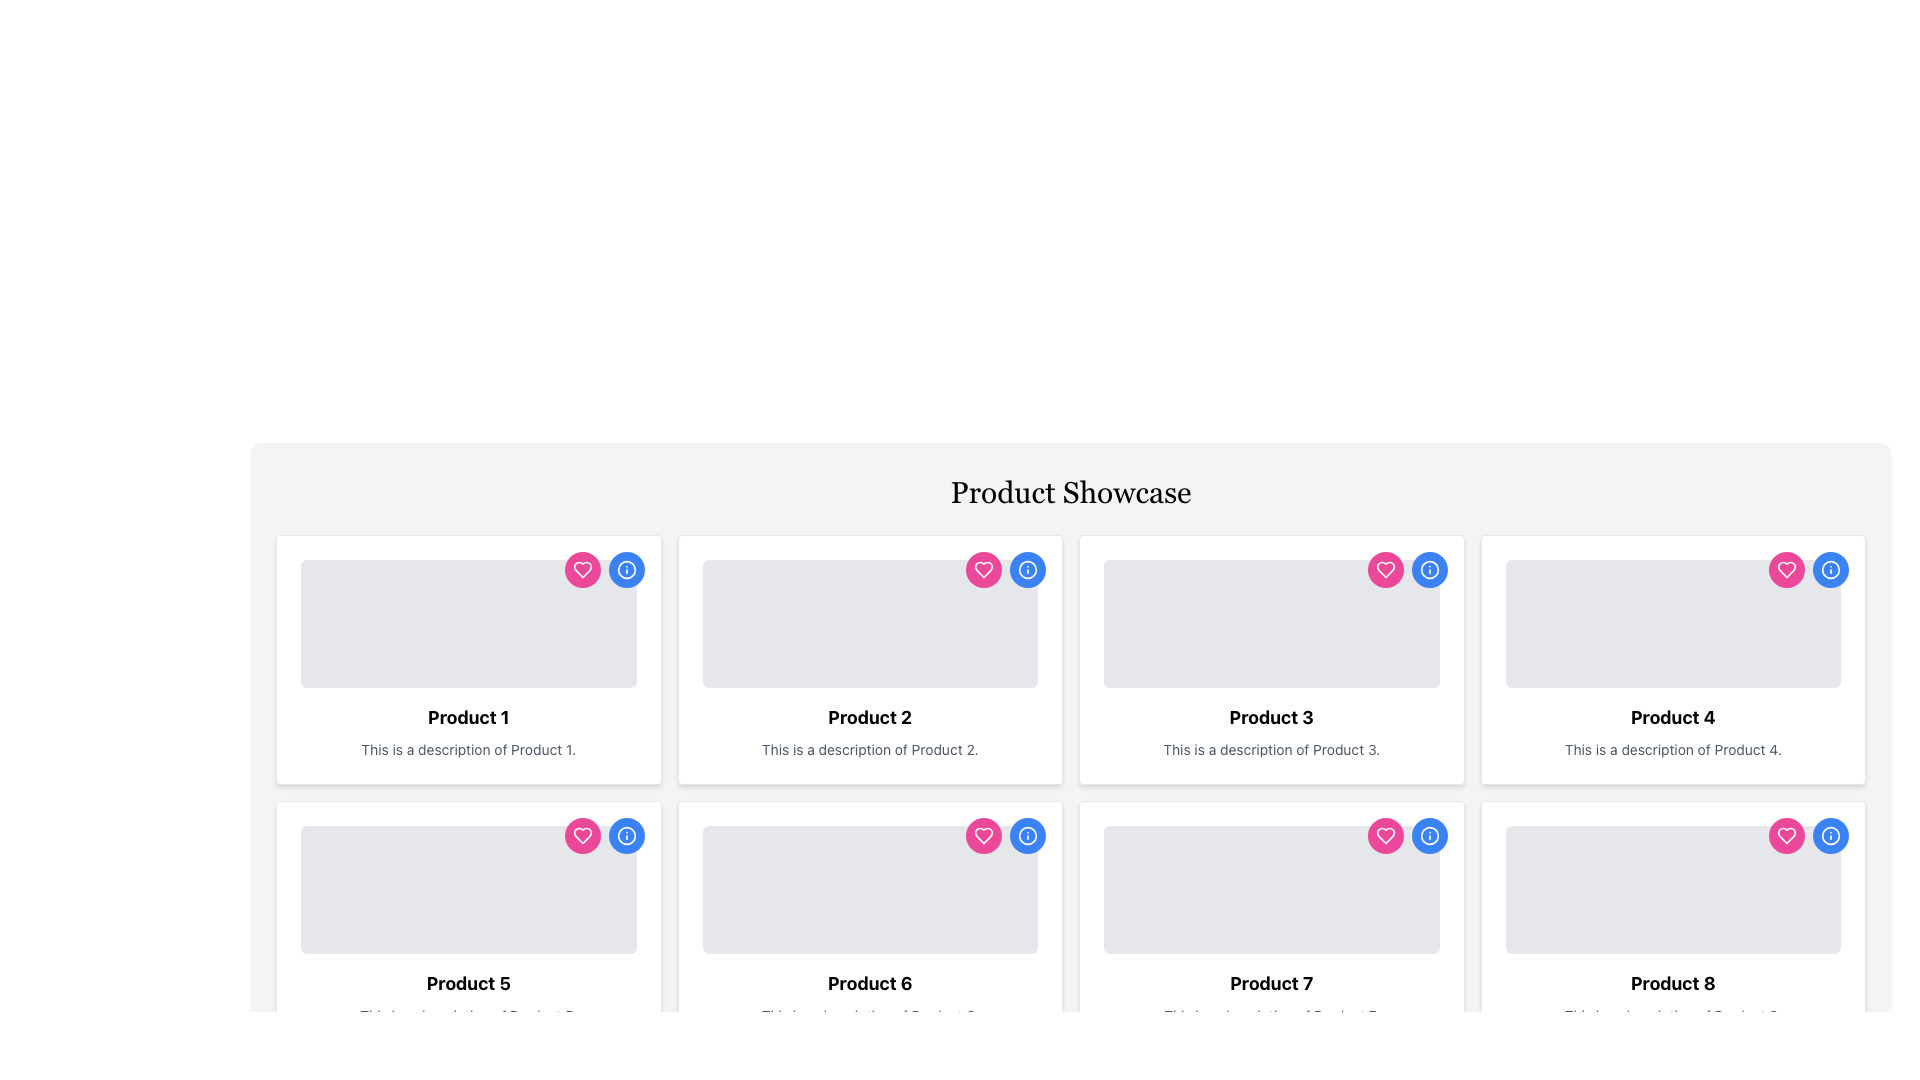 The image size is (1920, 1080). Describe the element at coordinates (1786, 570) in the screenshot. I see `the heart-shaped icon with a pink outline located` at that location.